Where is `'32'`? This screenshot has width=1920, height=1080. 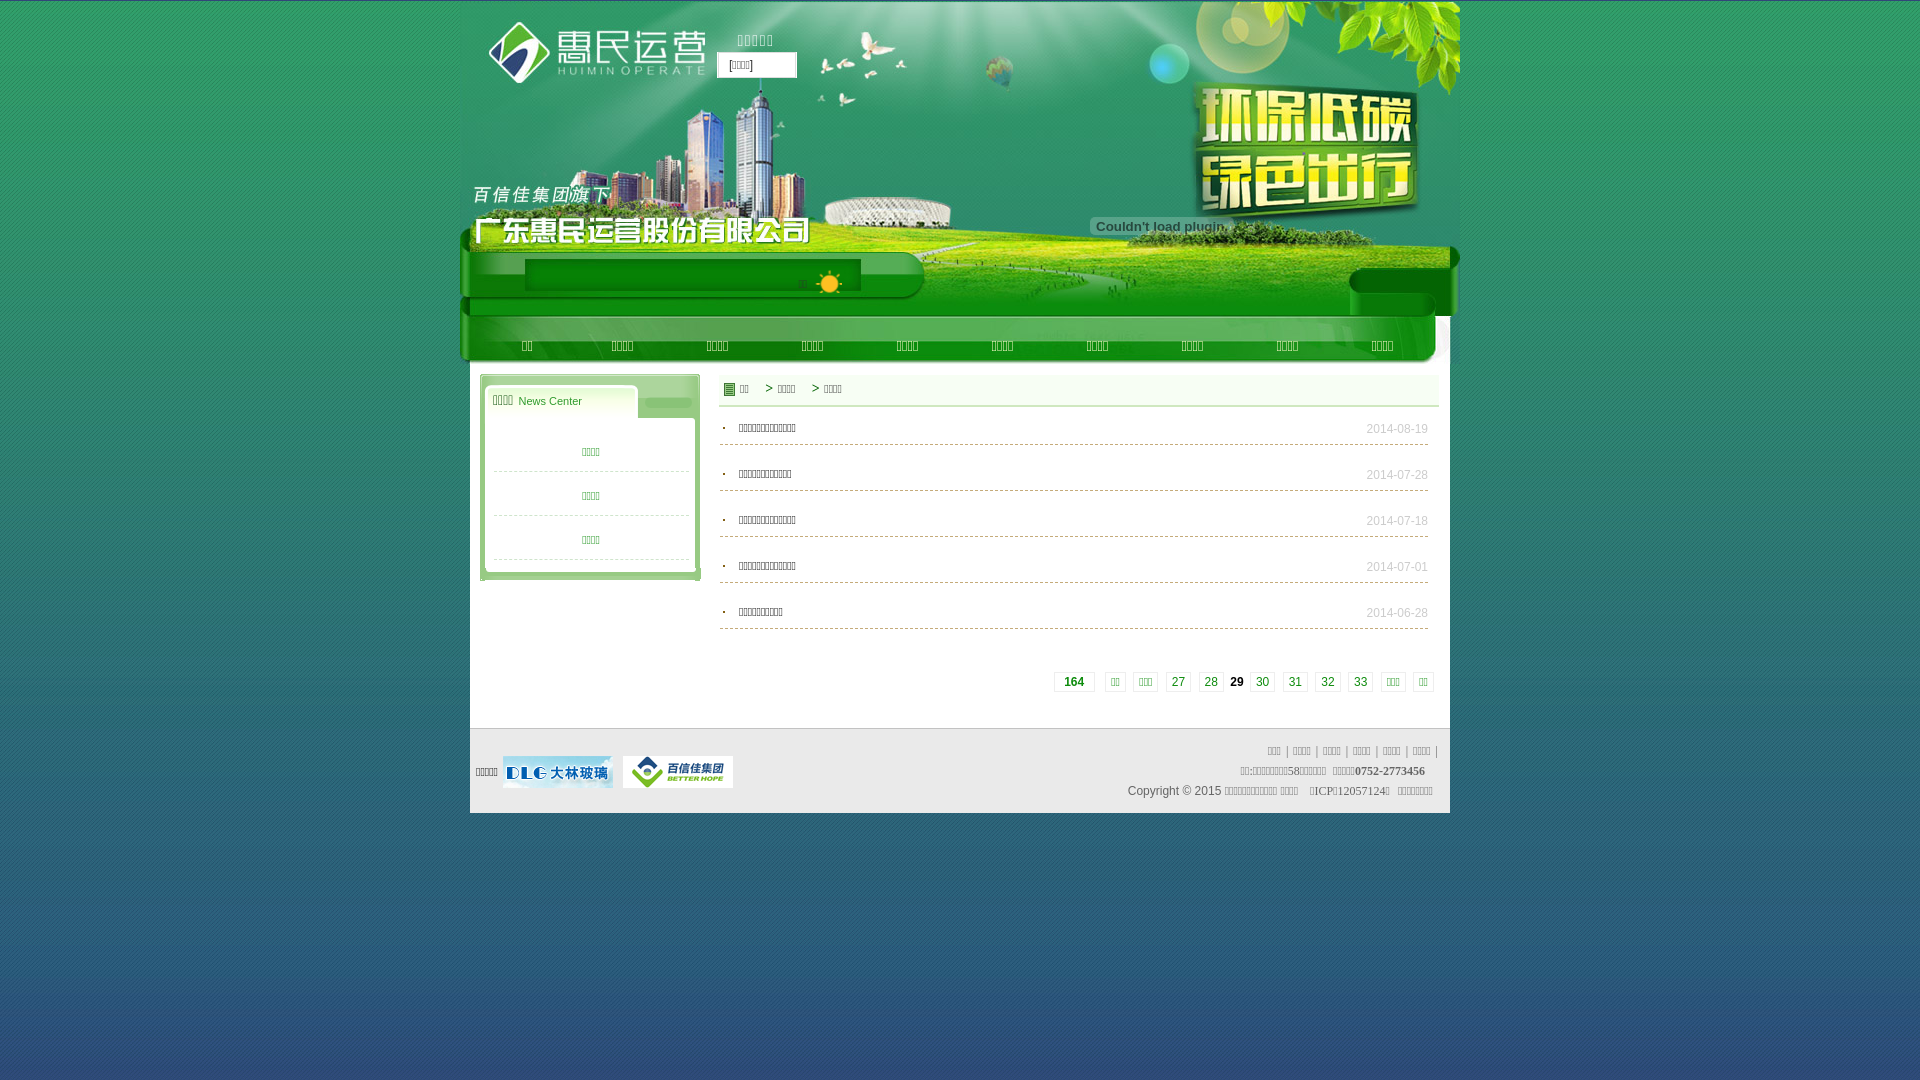 '32' is located at coordinates (1327, 681).